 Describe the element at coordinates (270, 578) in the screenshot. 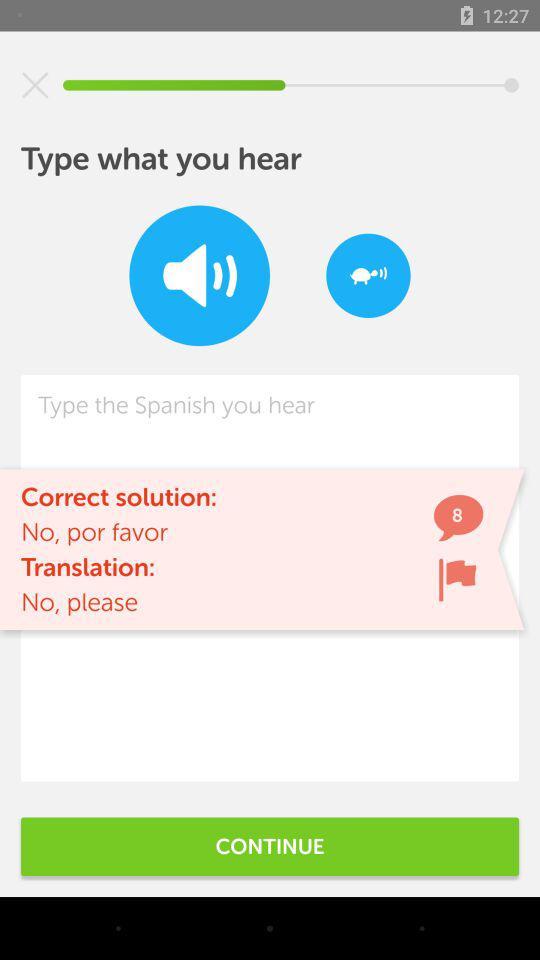

I see `text entry box` at that location.